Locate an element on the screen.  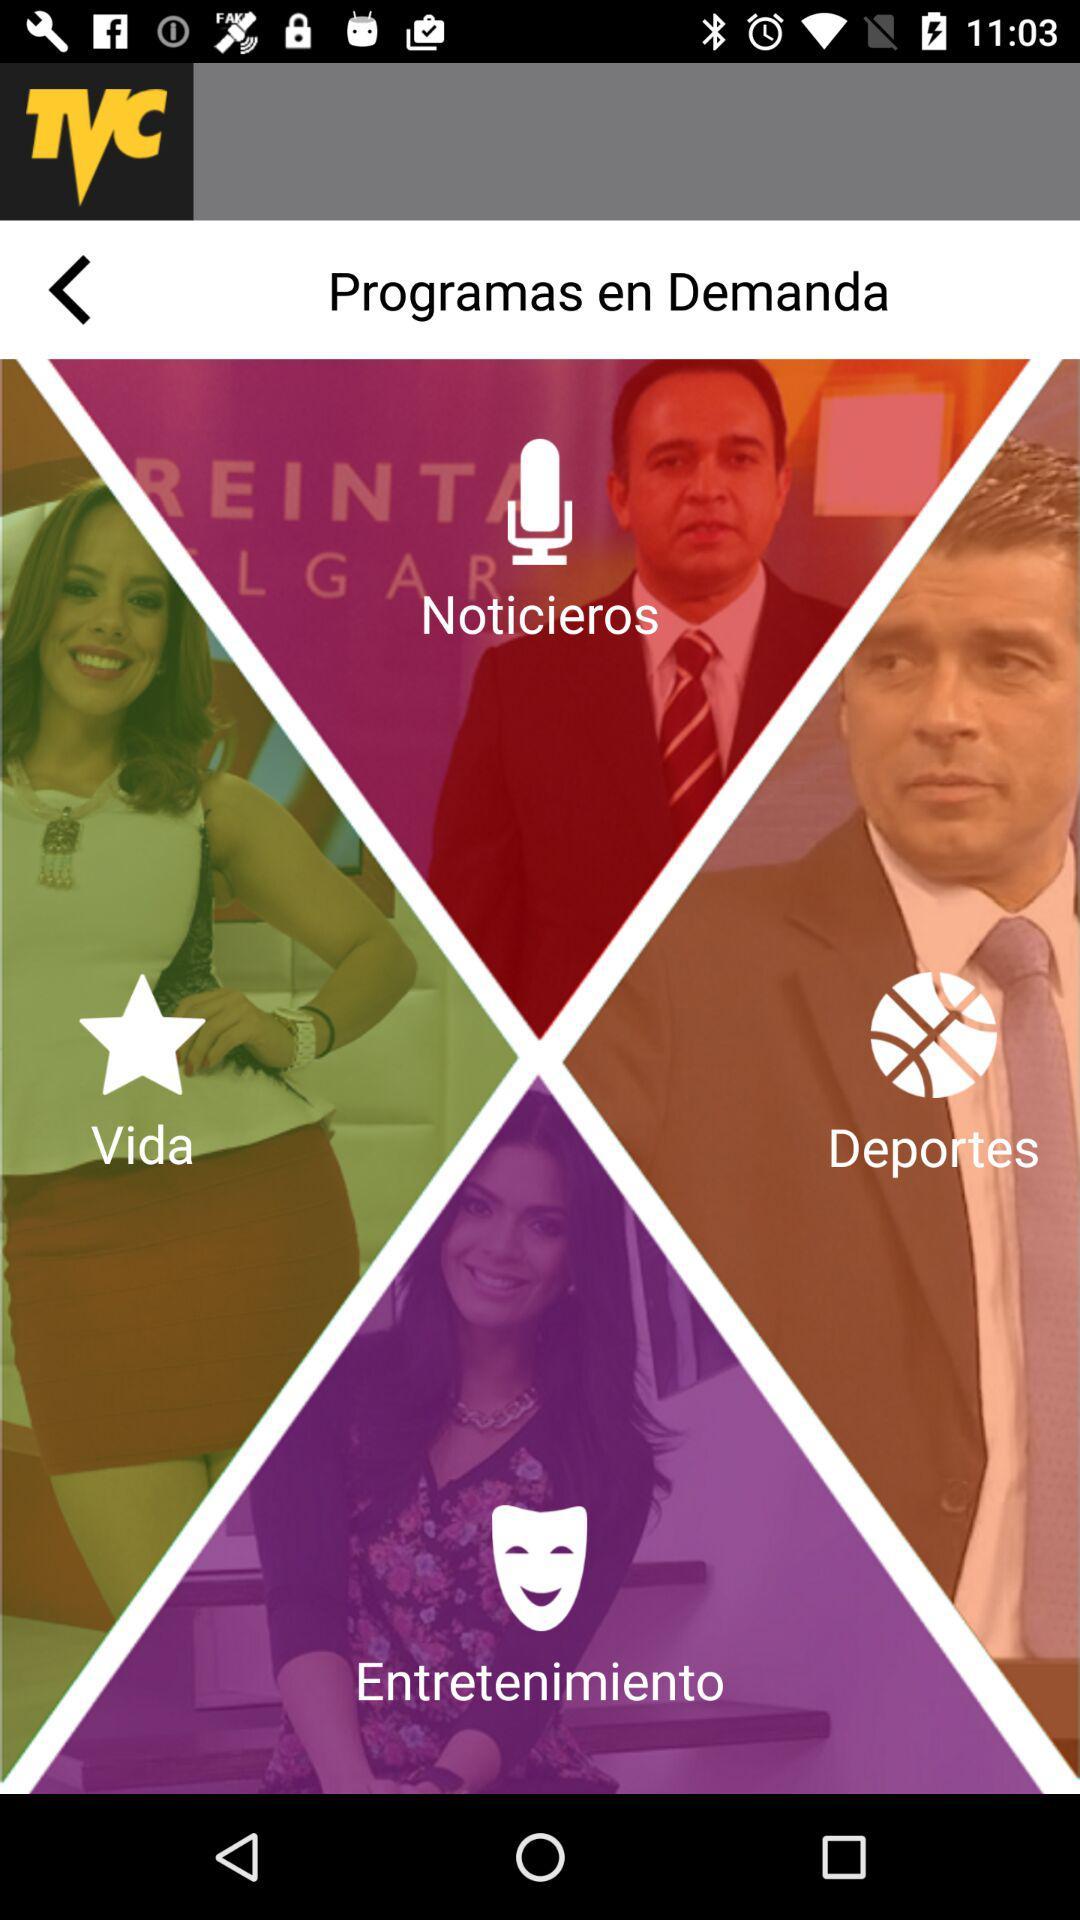
the item next to vida item is located at coordinates (933, 1075).